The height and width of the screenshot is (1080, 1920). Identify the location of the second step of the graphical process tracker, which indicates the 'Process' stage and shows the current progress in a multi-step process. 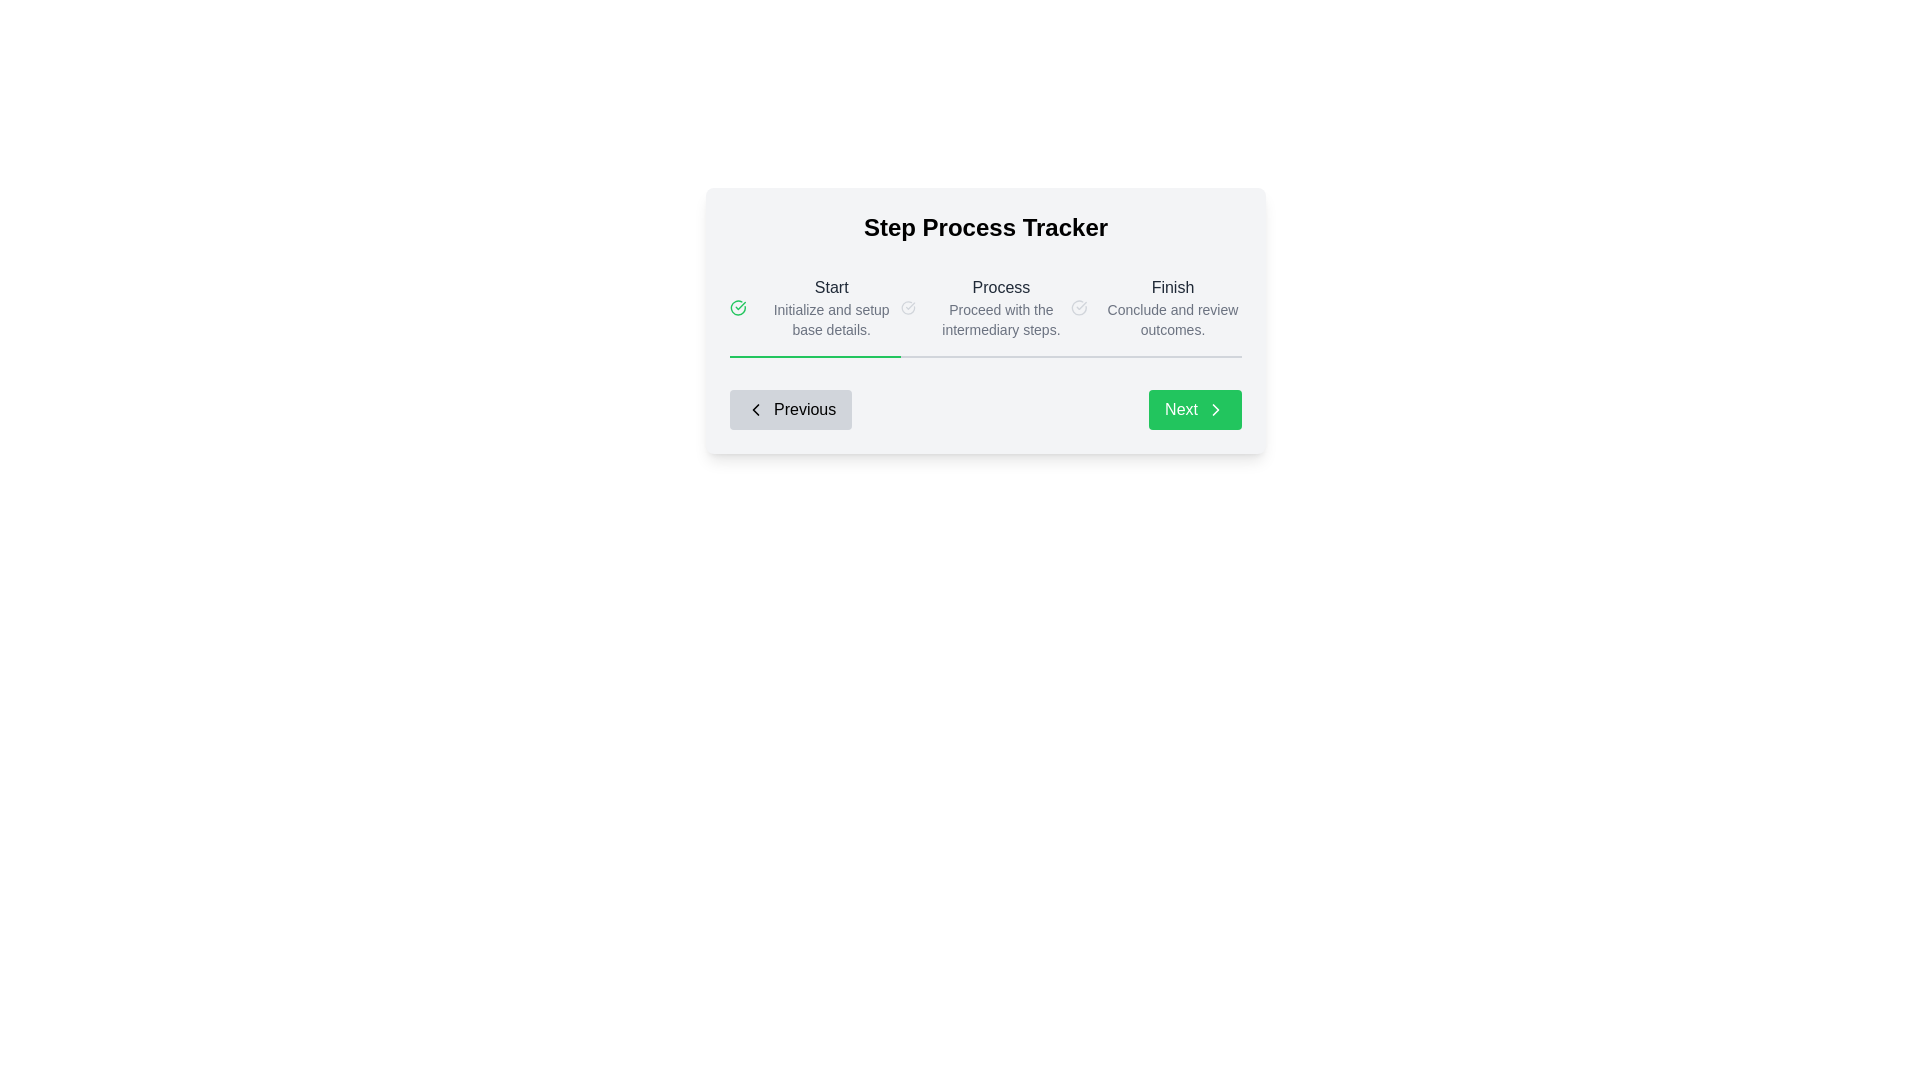
(985, 319).